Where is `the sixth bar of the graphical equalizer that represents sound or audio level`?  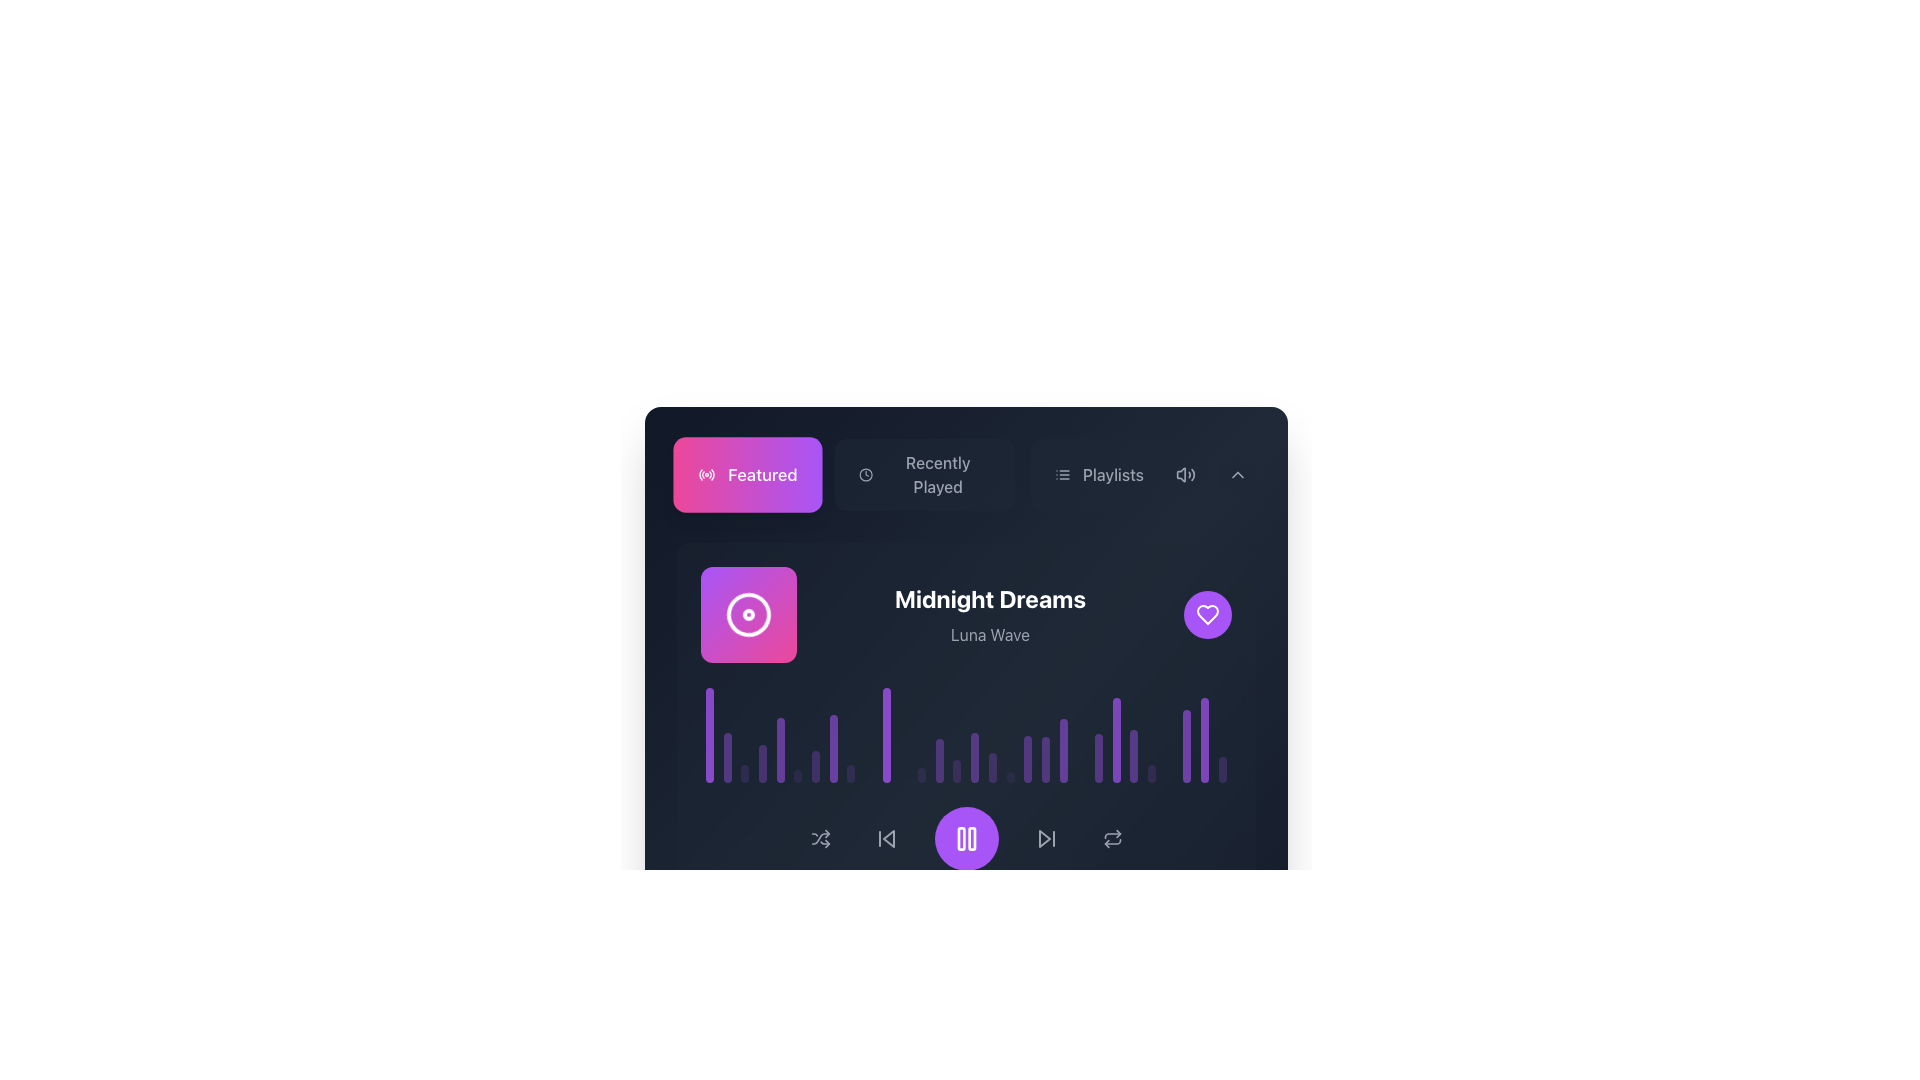
the sixth bar of the graphical equalizer that represents sound or audio level is located at coordinates (797, 775).